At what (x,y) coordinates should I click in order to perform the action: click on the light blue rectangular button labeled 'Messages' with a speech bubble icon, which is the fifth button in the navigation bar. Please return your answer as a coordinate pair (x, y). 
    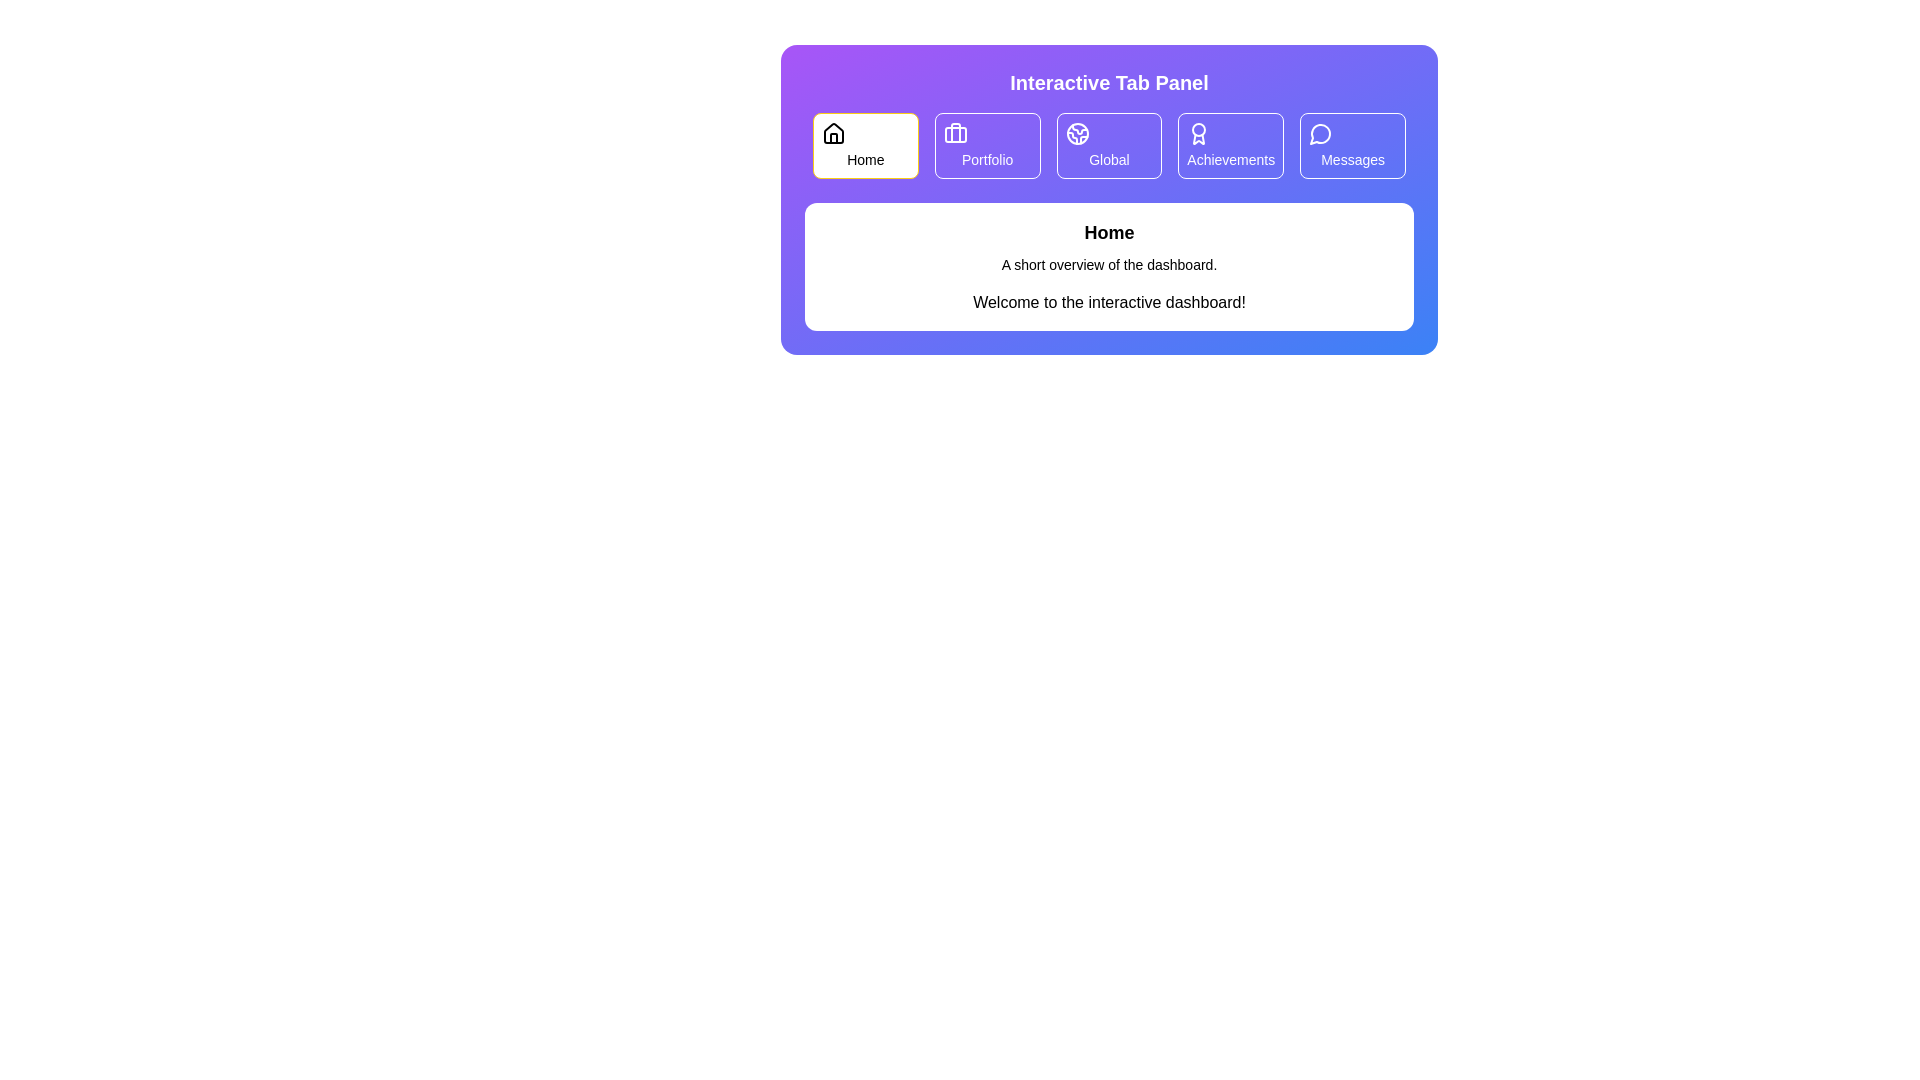
    Looking at the image, I should click on (1353, 145).